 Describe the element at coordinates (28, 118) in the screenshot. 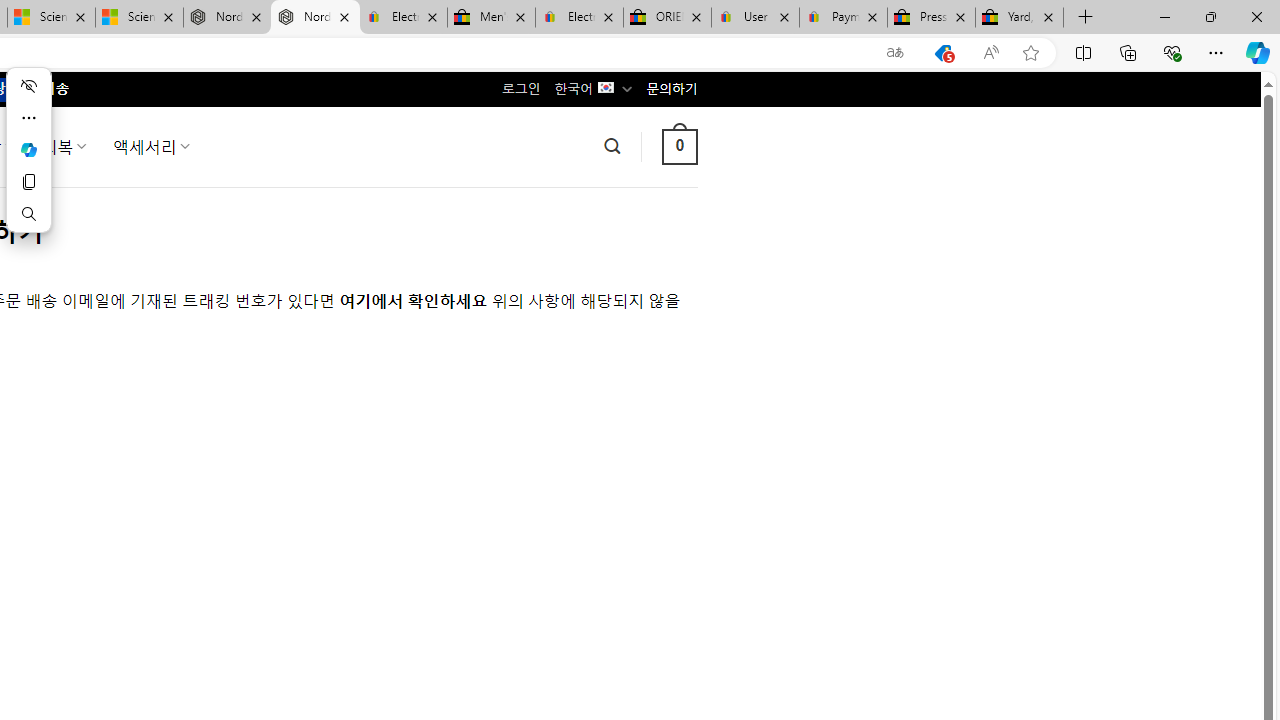

I see `'More actions'` at that location.